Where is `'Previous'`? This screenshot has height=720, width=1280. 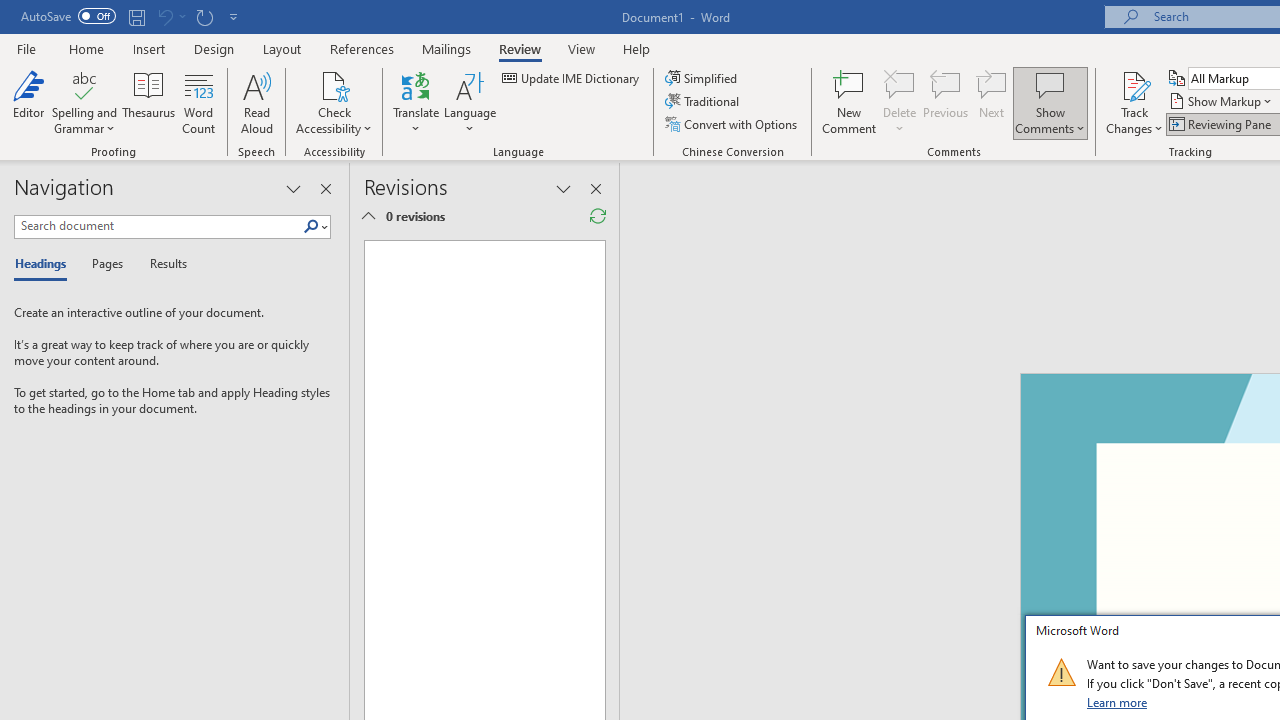 'Previous' is located at coordinates (945, 103).